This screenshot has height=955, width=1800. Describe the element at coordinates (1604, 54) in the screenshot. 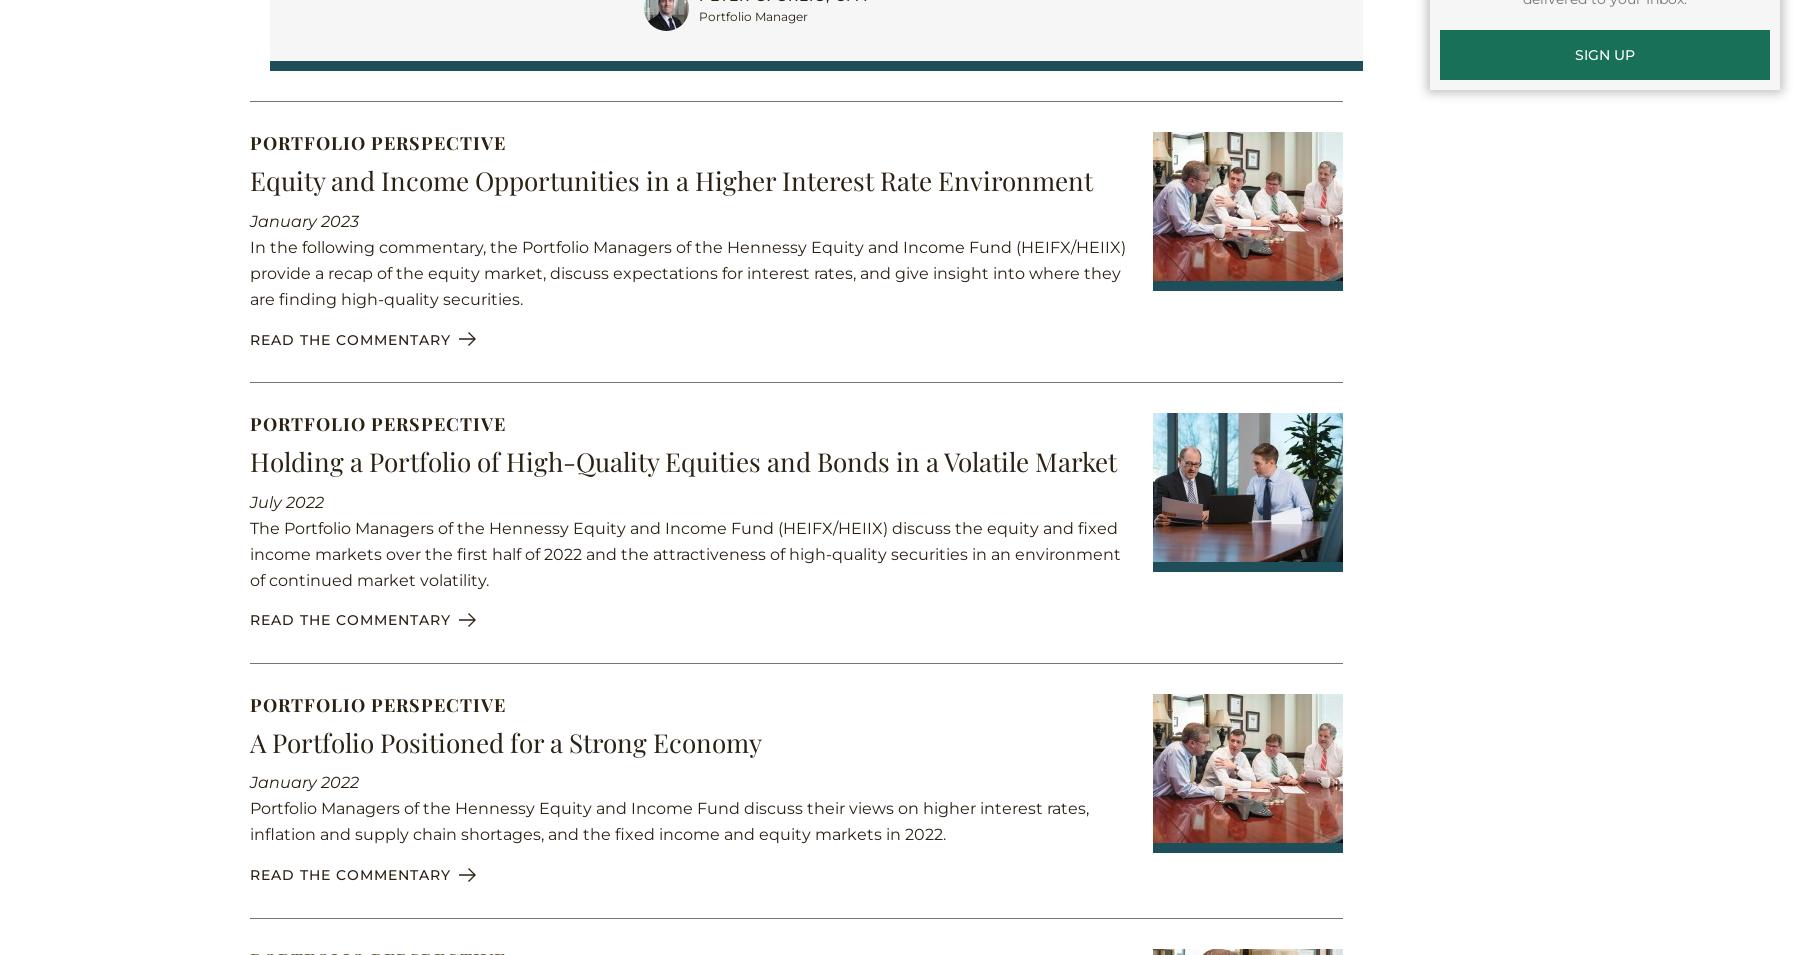

I see `'SIGN UP'` at that location.